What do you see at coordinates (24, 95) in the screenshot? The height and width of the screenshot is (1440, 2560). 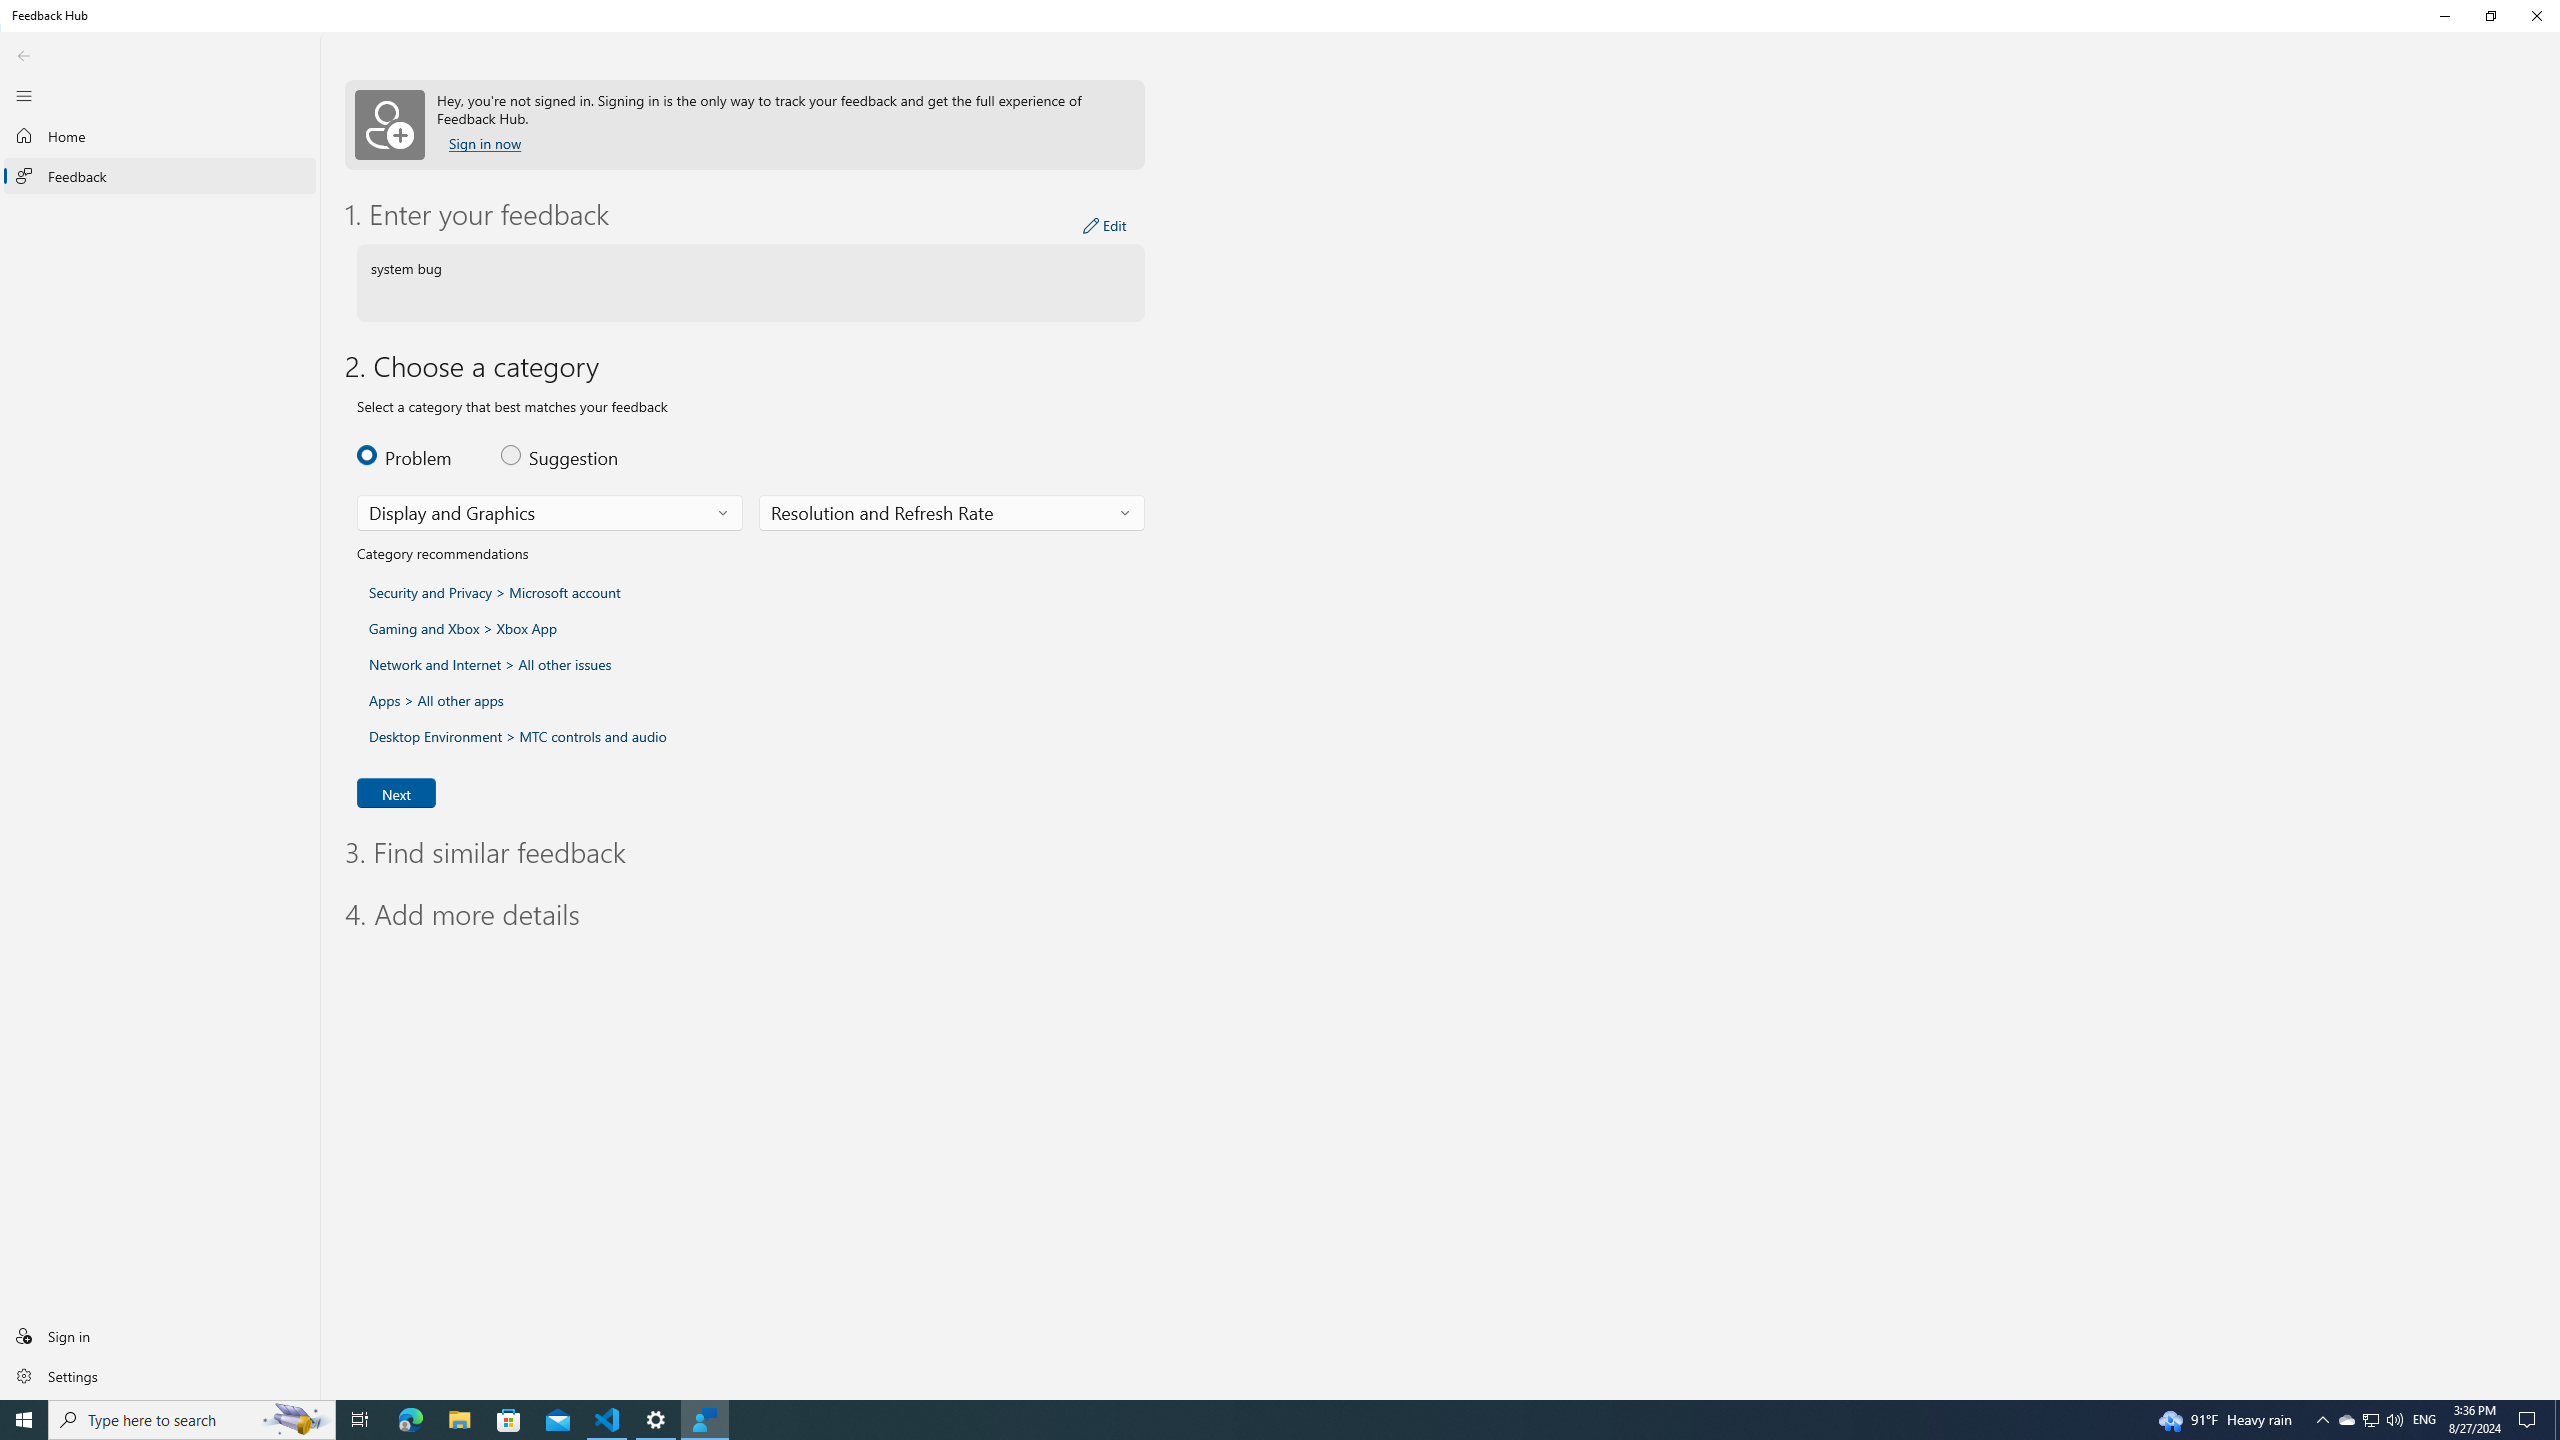 I see `'Close Navigation'` at bounding box center [24, 95].